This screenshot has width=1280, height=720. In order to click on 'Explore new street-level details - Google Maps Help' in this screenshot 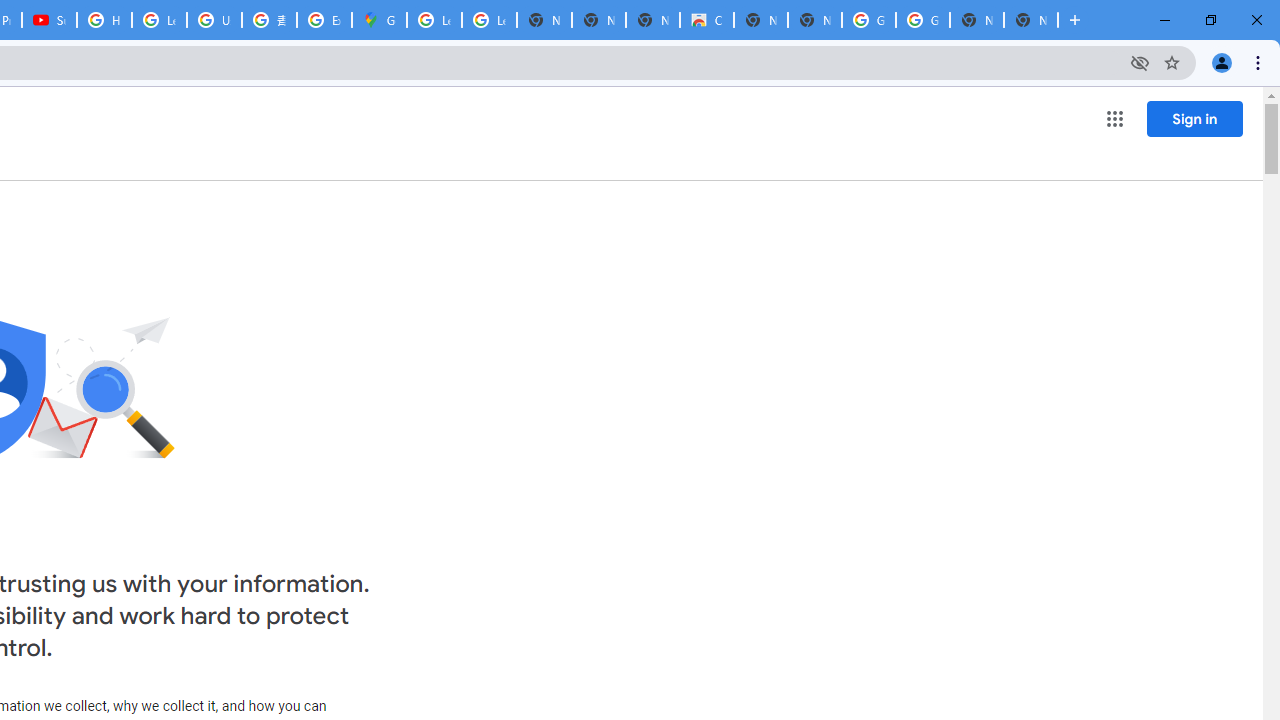, I will do `click(324, 20)`.